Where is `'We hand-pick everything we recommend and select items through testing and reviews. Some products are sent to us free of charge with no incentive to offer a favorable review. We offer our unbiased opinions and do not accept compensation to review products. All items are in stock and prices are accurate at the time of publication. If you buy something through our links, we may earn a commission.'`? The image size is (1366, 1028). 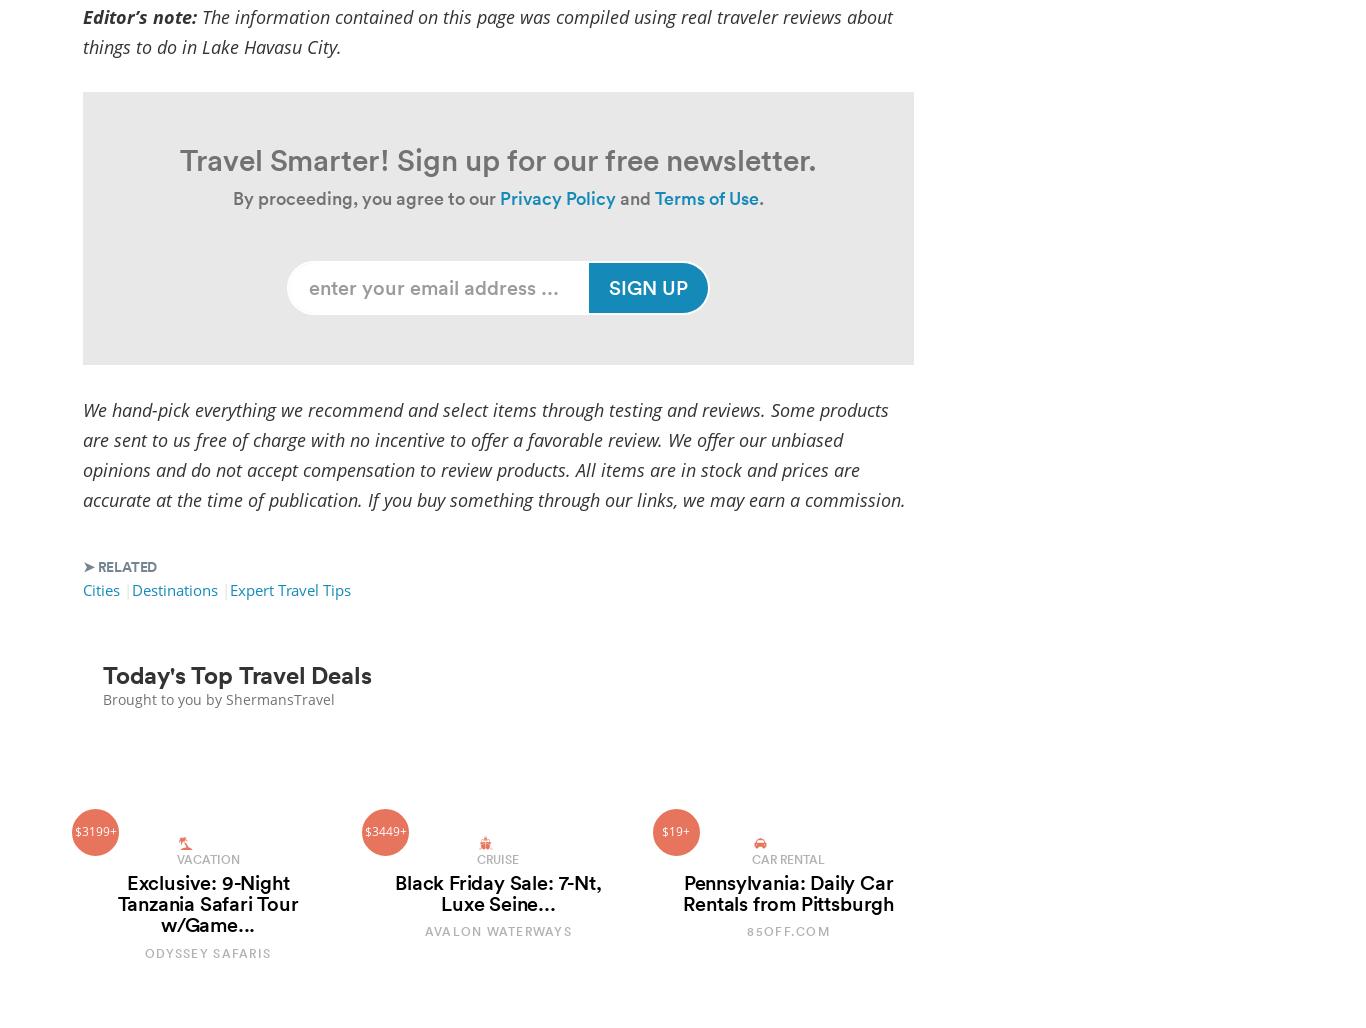
'We hand-pick everything we recommend and select items through testing and reviews. Some products are sent to us free of charge with no incentive to offer a favorable review. We offer our unbiased opinions and do not accept compensation to review products. All items are in stock and prices are accurate at the time of publication. If you buy something through our links, we may earn a commission.' is located at coordinates (494, 452).